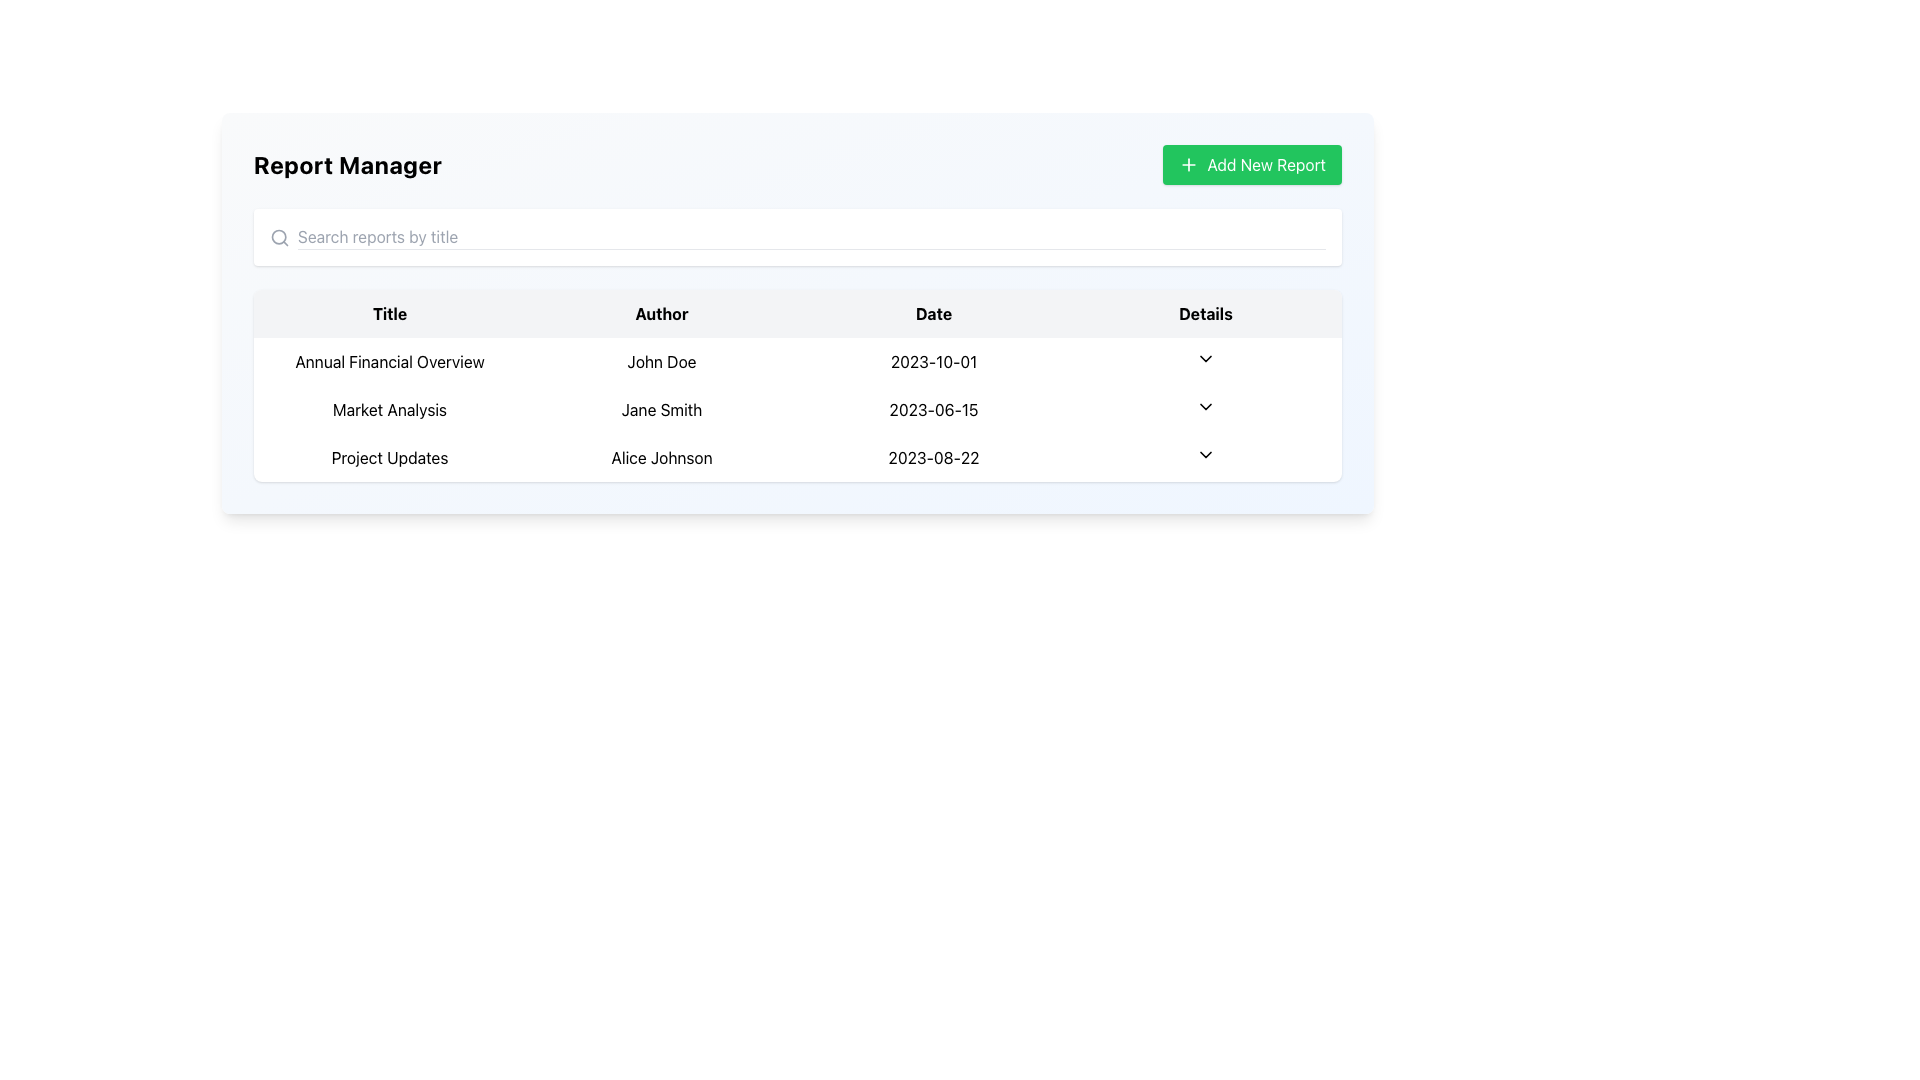  I want to click on the button in the 'Details' column of the 'Project Updates' row, so click(1204, 458).